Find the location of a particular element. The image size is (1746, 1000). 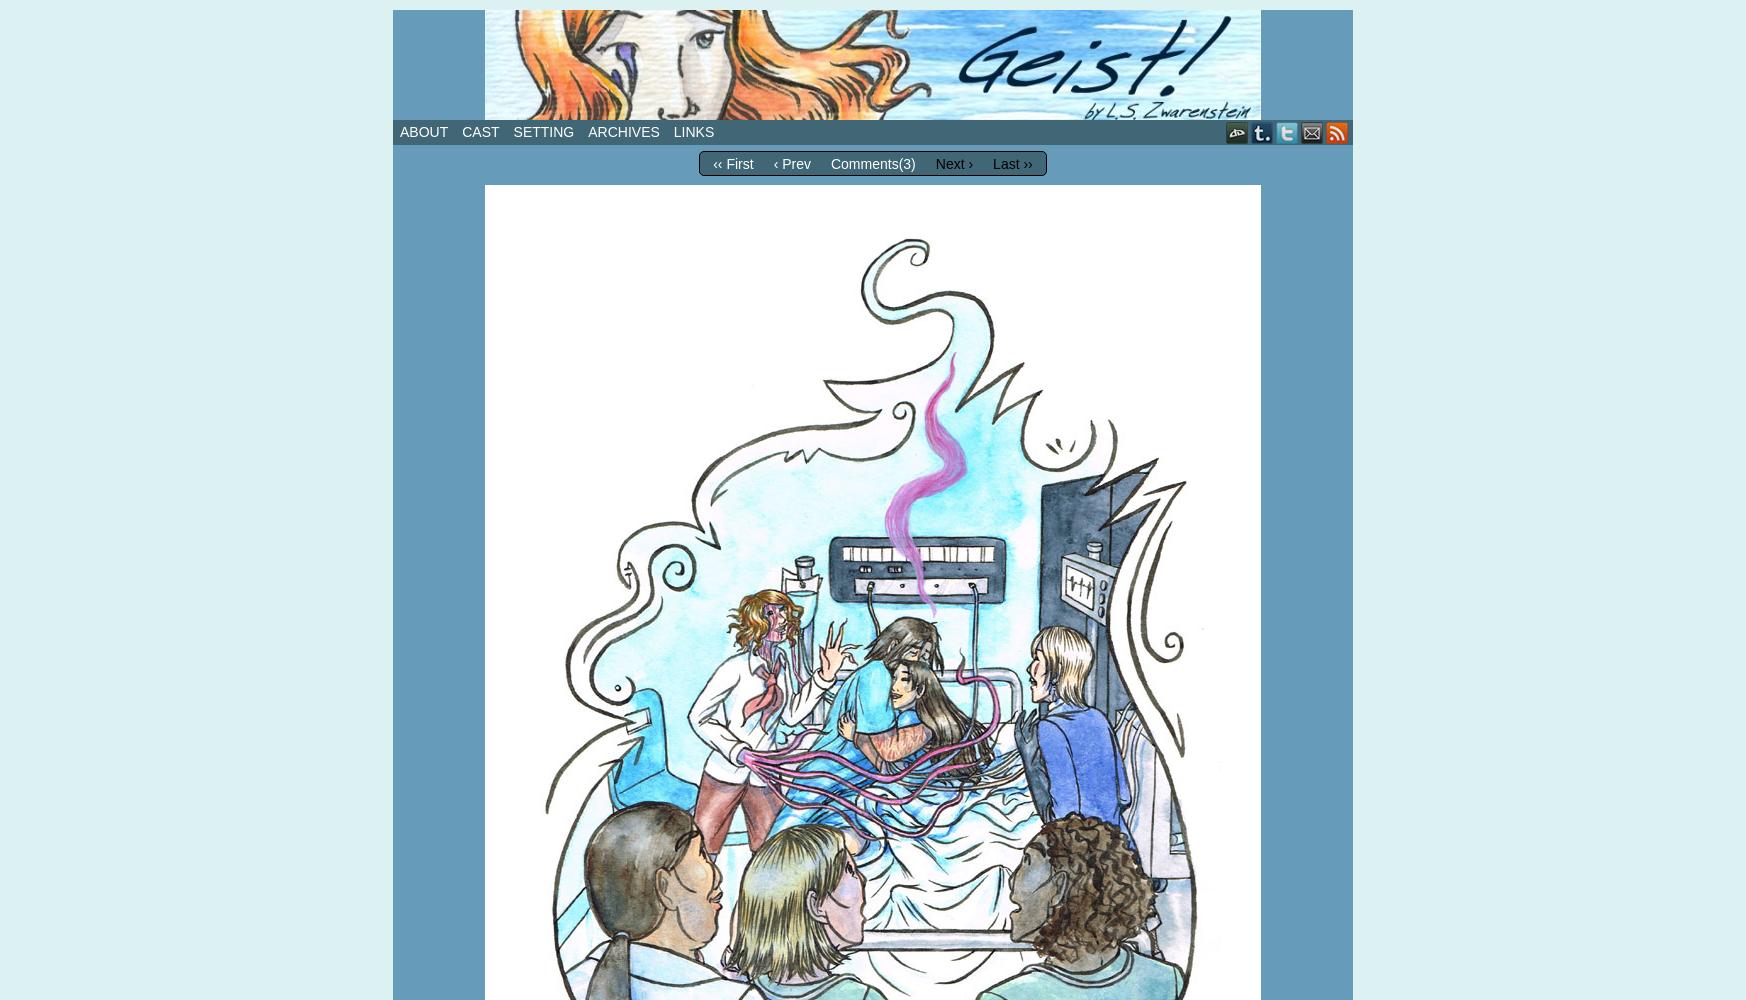

'Next ›' is located at coordinates (933, 164).